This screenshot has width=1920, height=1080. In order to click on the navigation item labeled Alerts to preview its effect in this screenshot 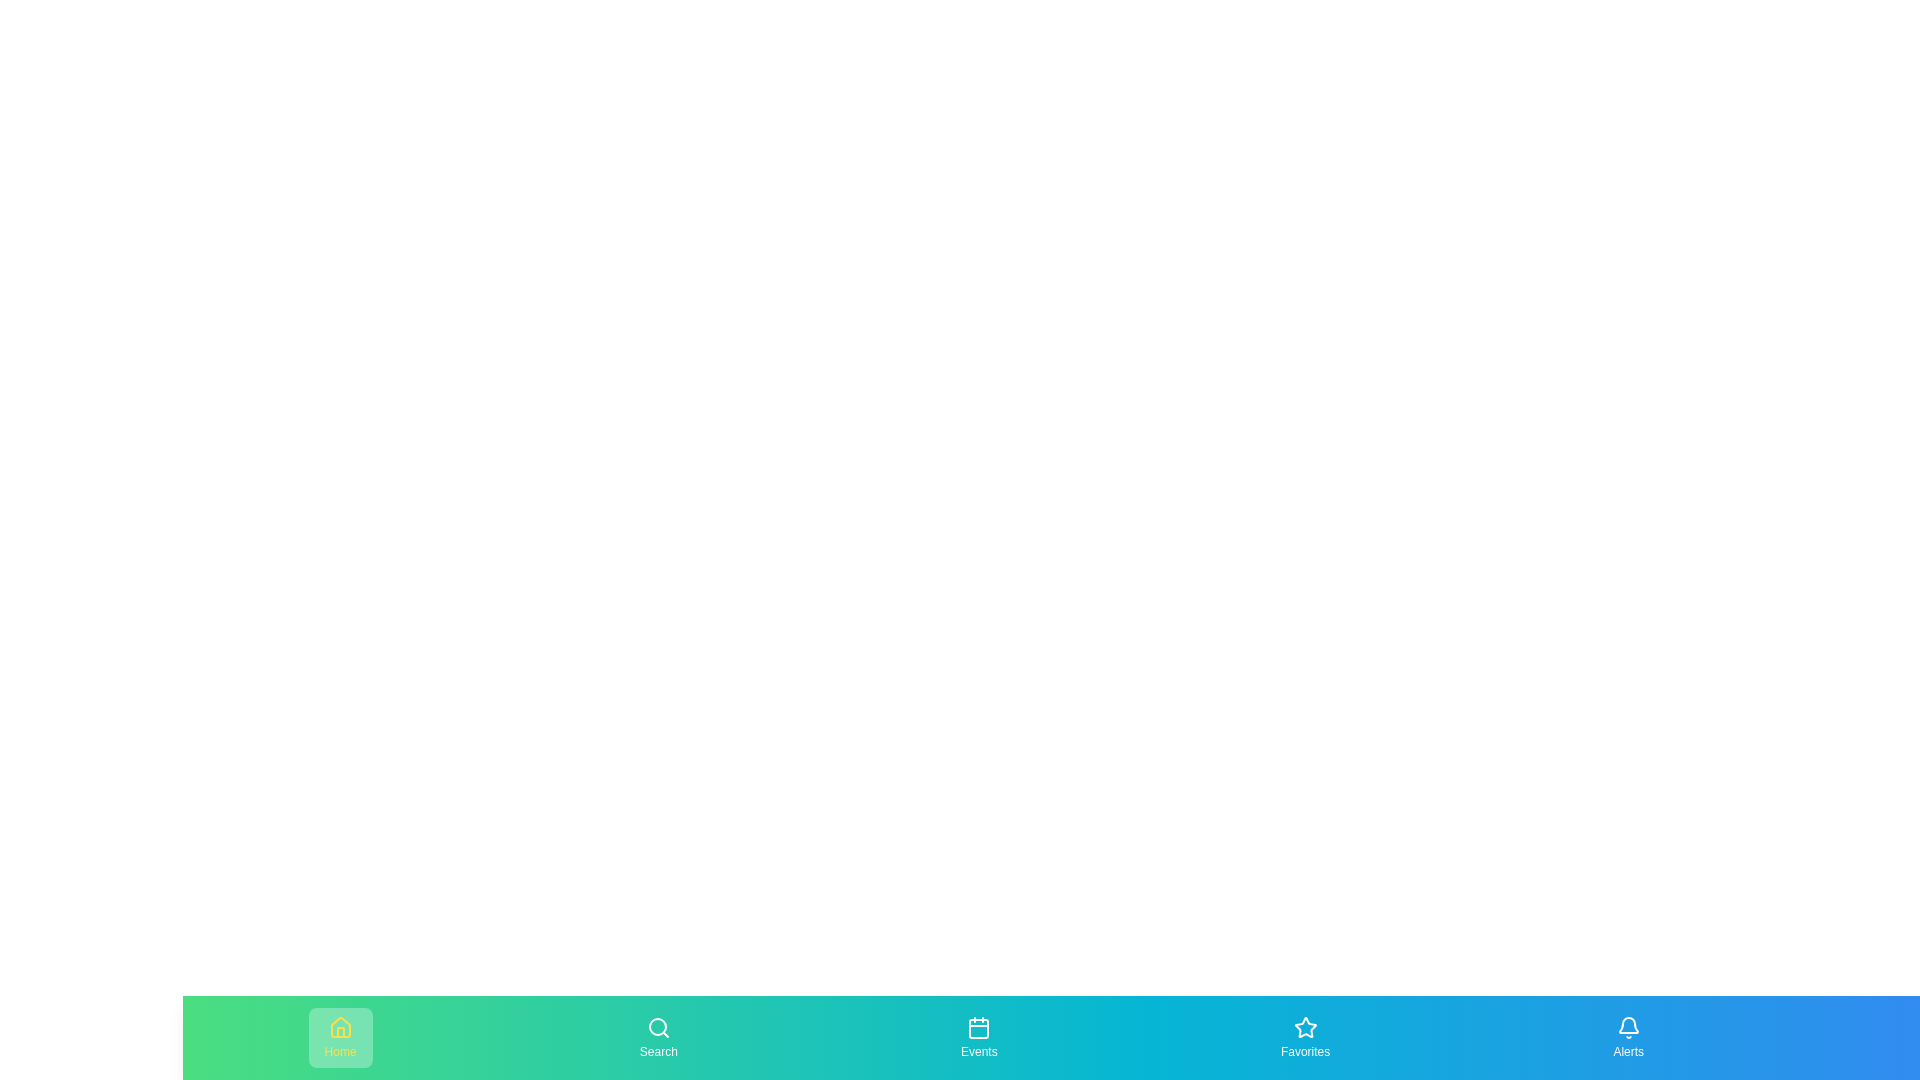, I will do `click(1628, 1036)`.